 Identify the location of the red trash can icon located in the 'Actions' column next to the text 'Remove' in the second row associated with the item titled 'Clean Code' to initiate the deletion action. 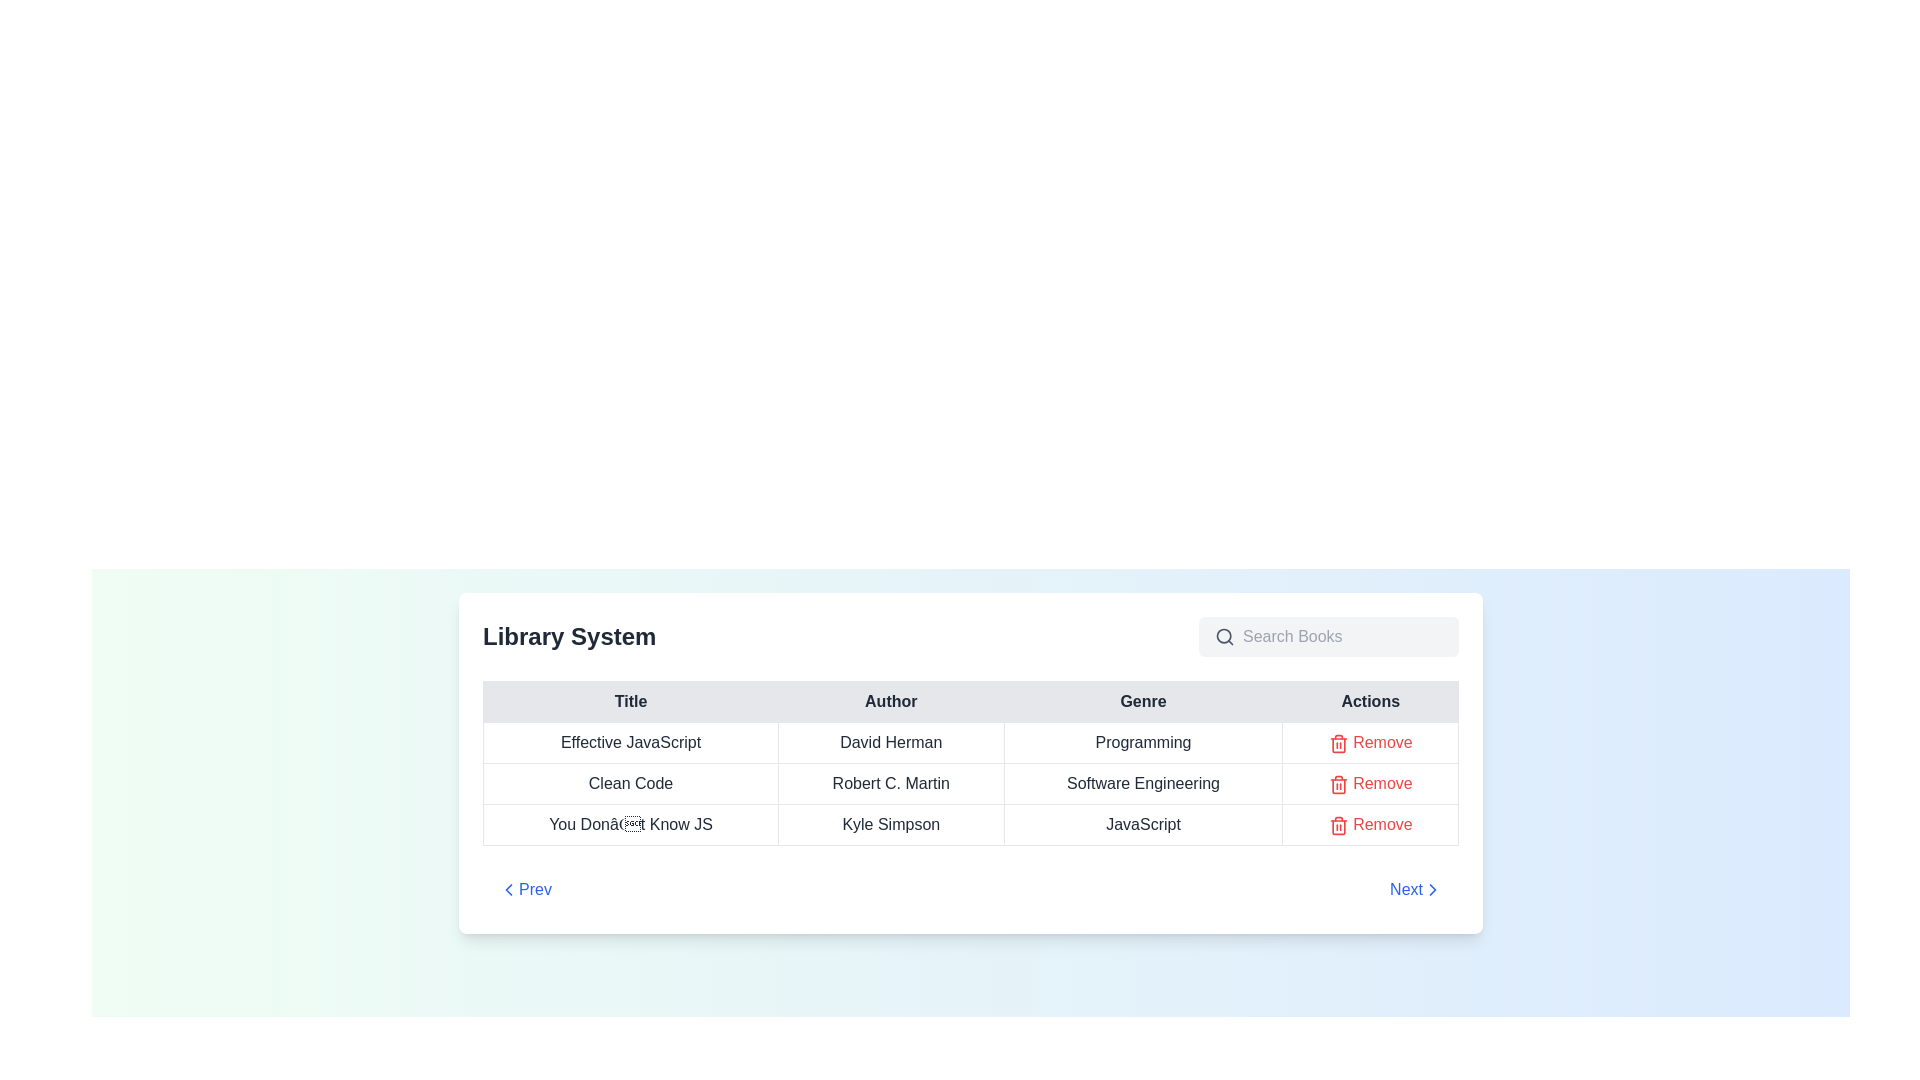
(1338, 783).